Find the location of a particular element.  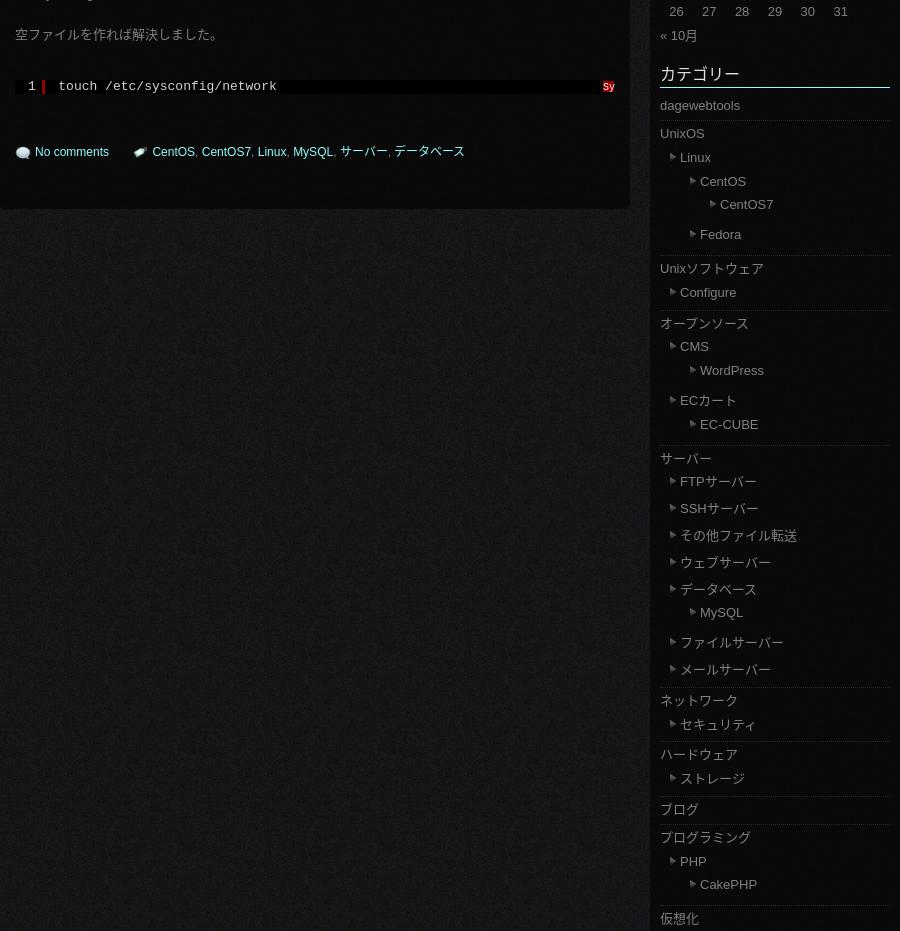

'1' is located at coordinates (30, 85).